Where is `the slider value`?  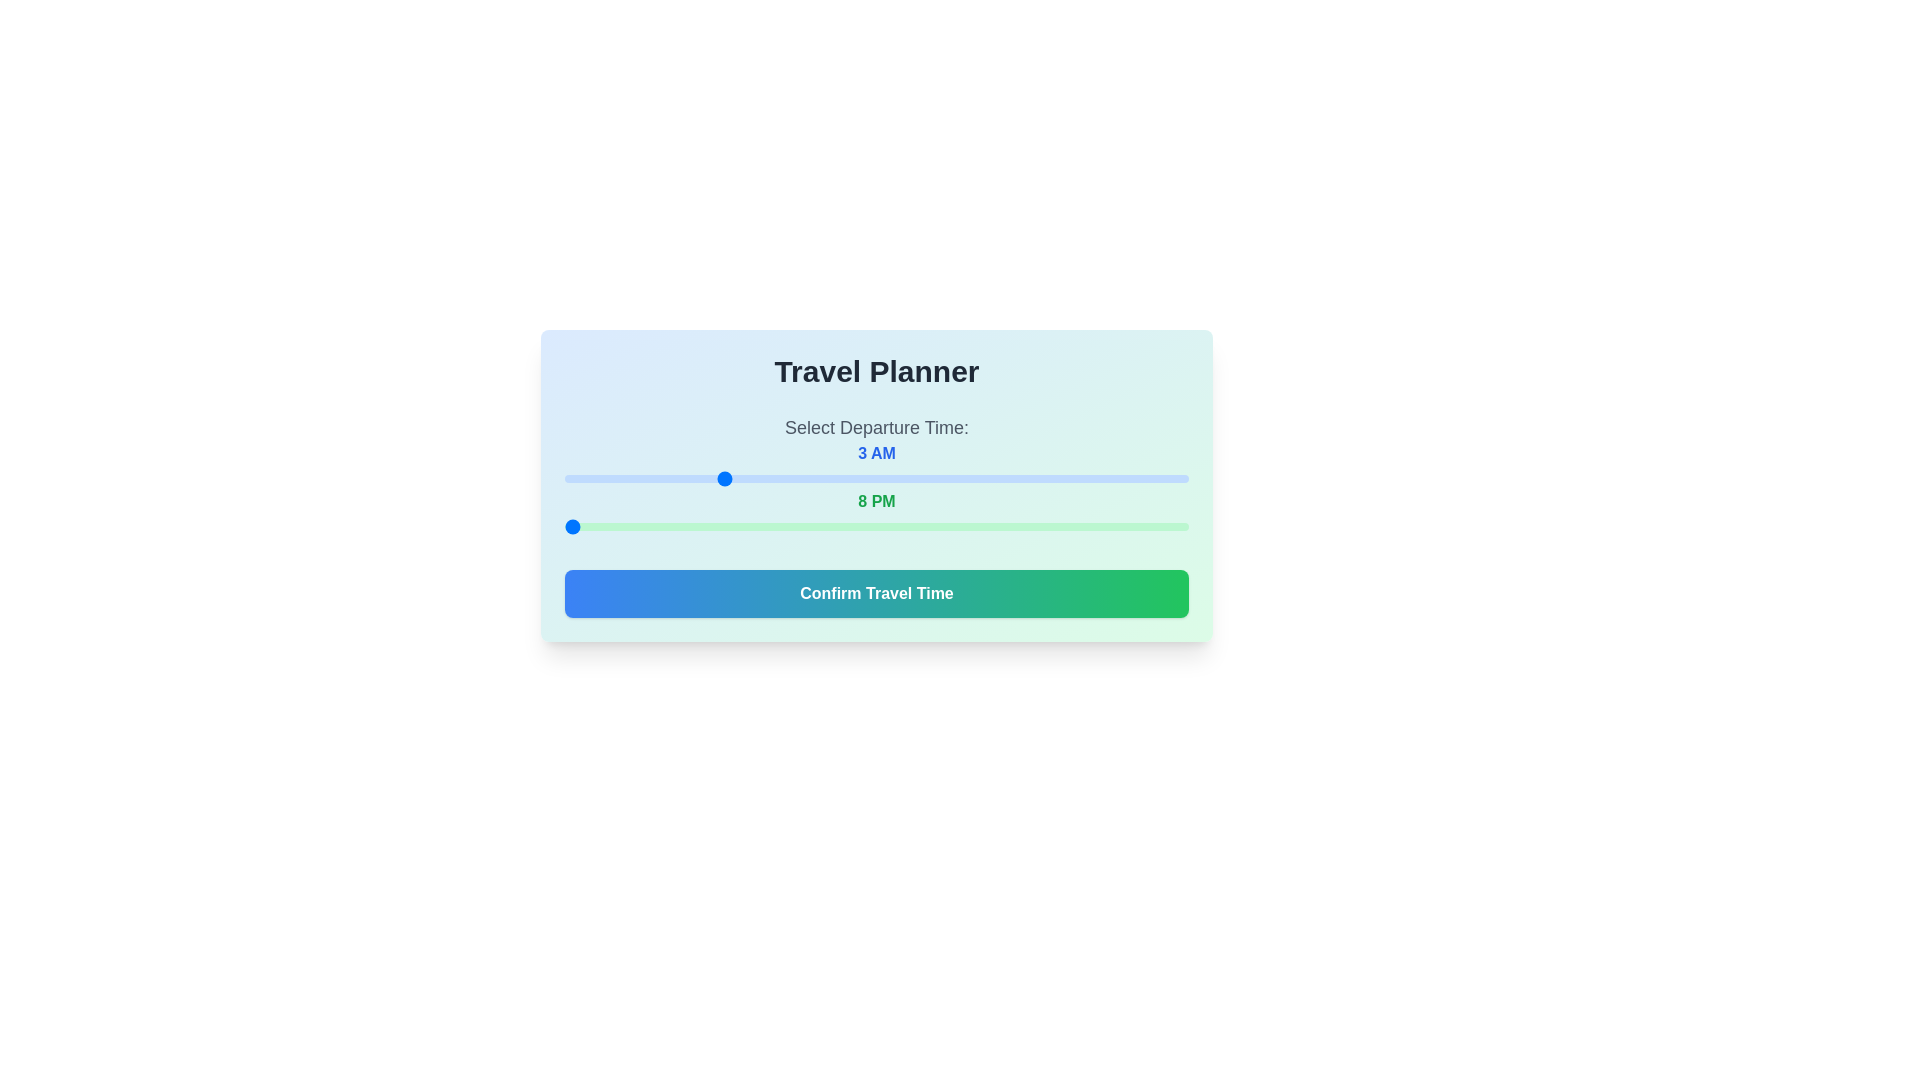 the slider value is located at coordinates (1083, 526).